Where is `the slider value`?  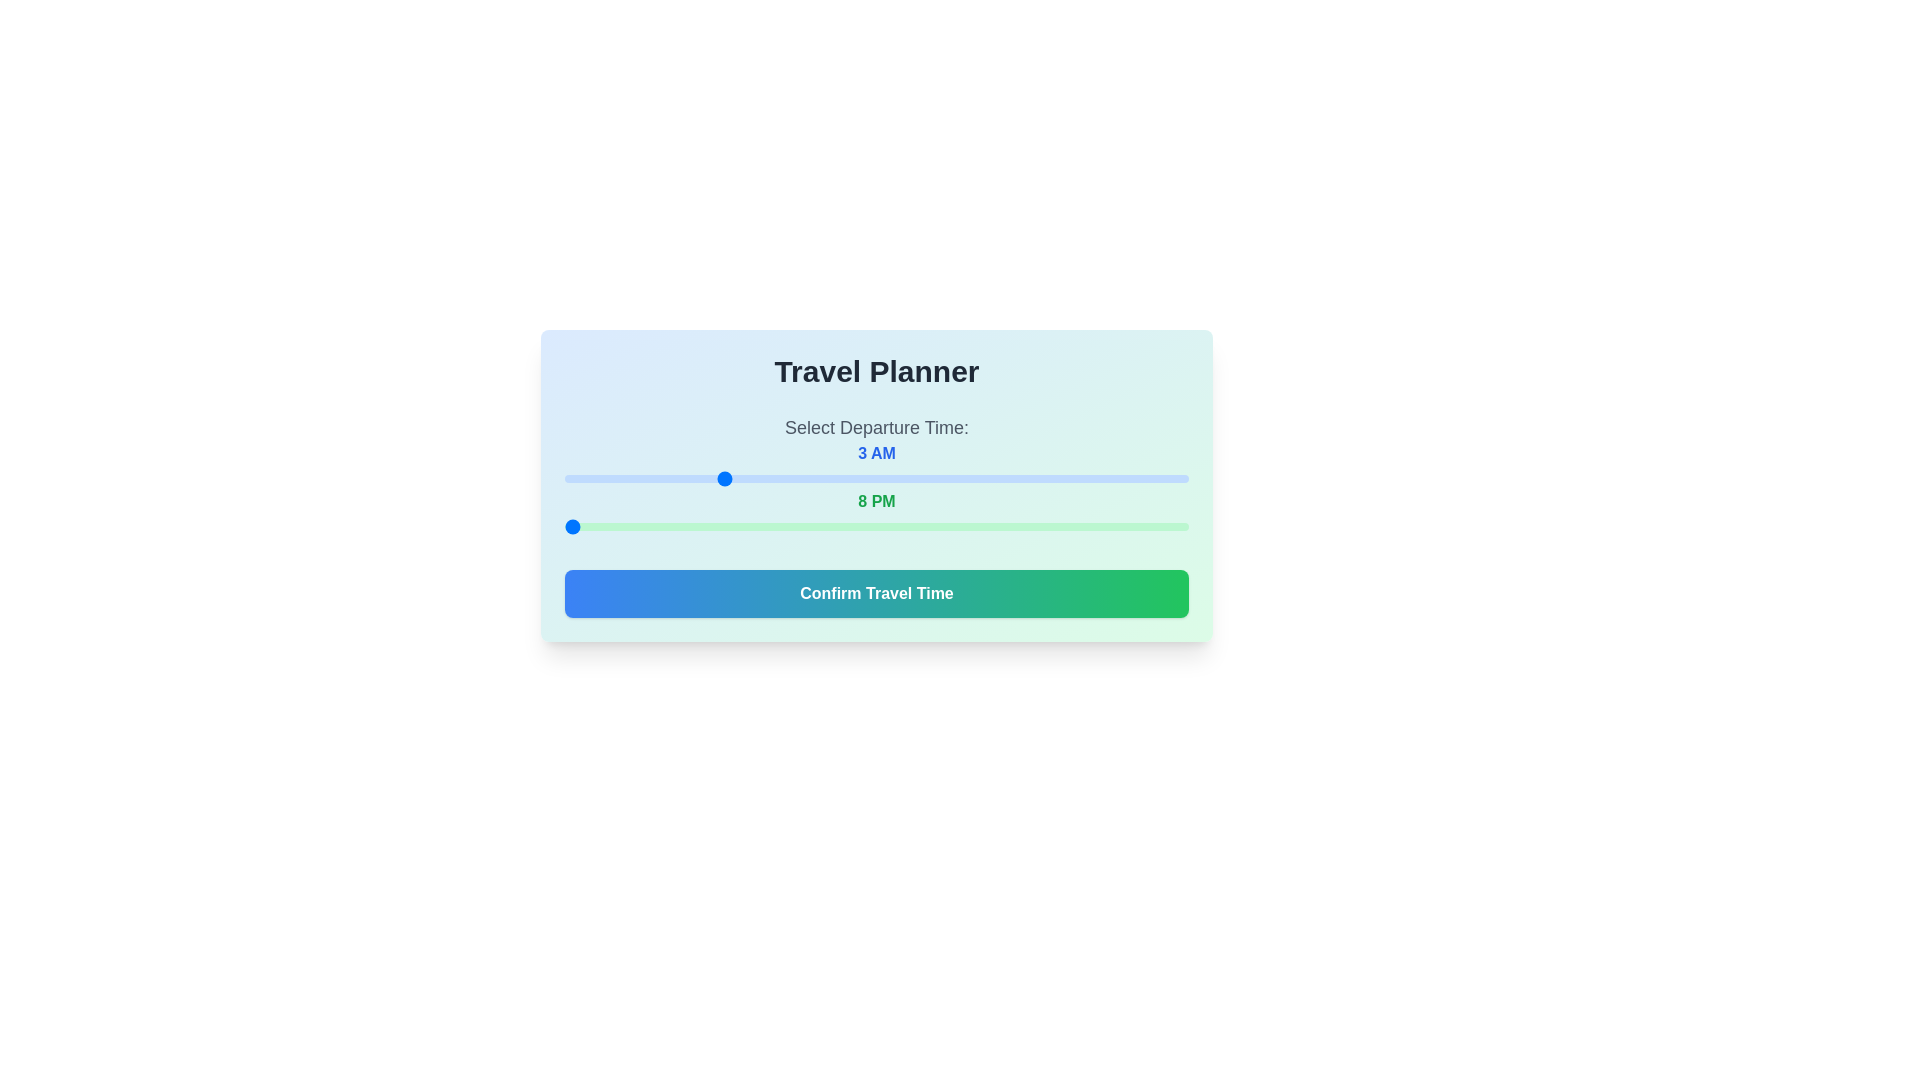 the slider value is located at coordinates (1083, 526).